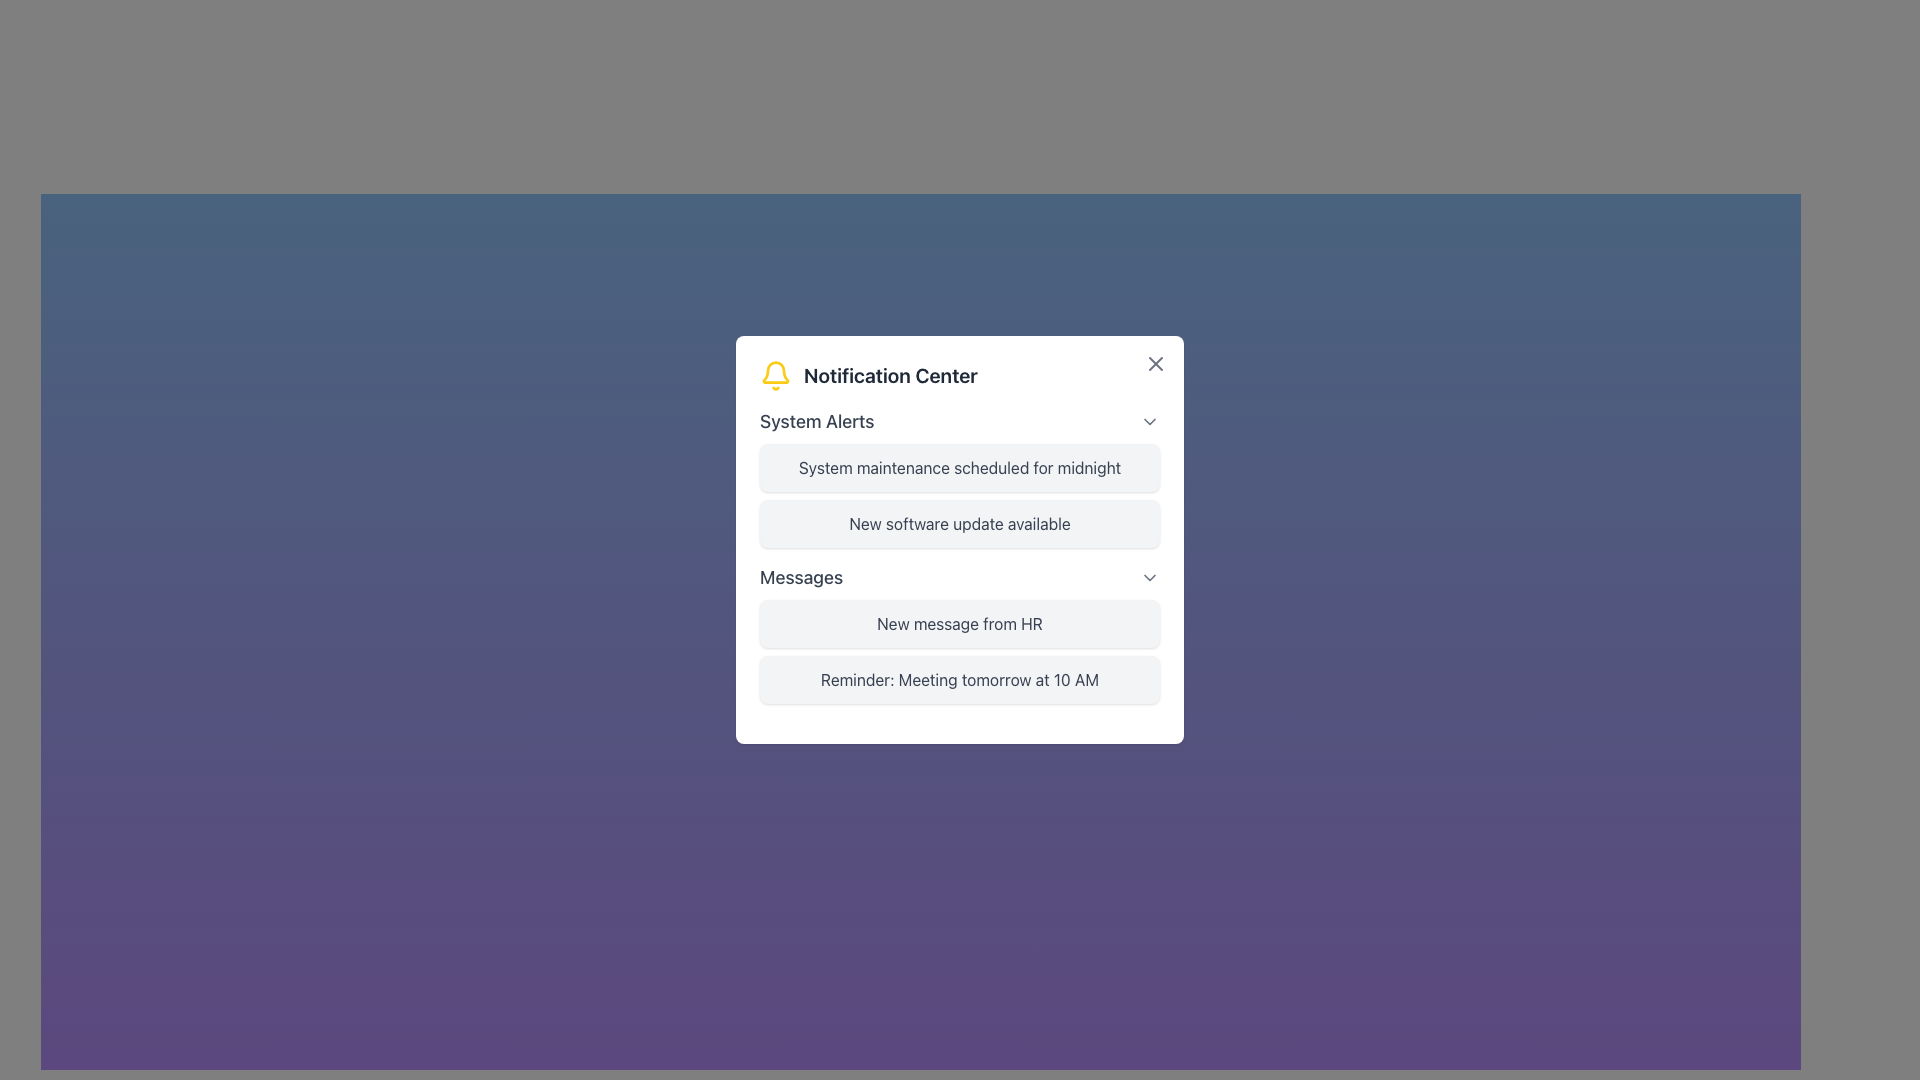  What do you see at coordinates (960, 540) in the screenshot?
I see `the second notification item under the 'System Alerts' header in the Notification Center` at bounding box center [960, 540].